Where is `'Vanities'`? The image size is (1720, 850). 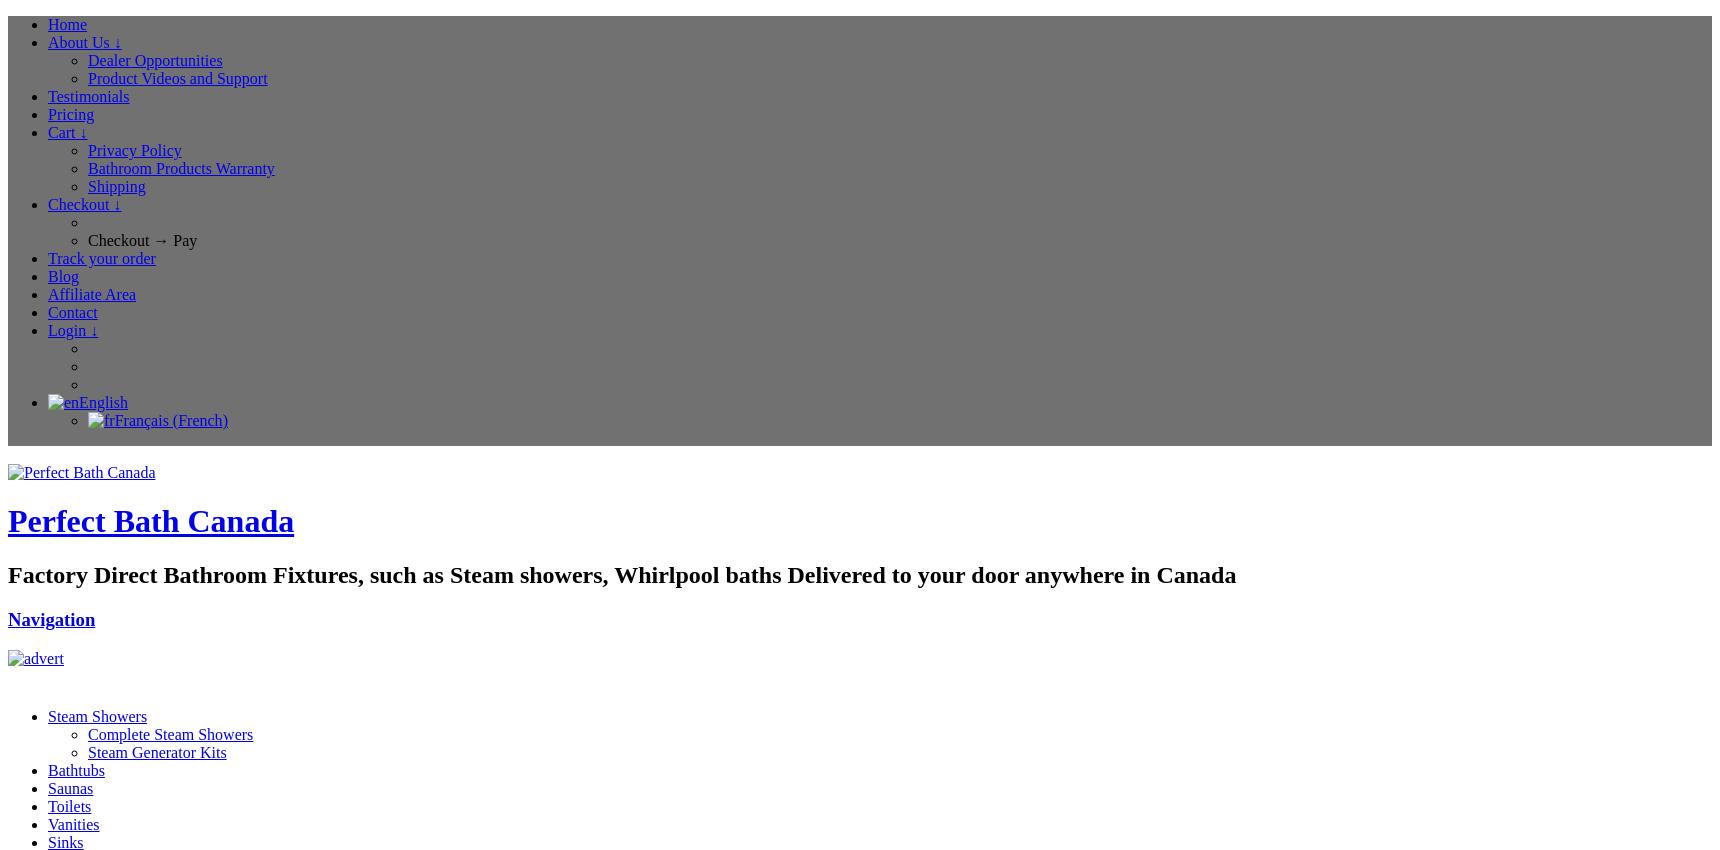
'Vanities' is located at coordinates (73, 823).